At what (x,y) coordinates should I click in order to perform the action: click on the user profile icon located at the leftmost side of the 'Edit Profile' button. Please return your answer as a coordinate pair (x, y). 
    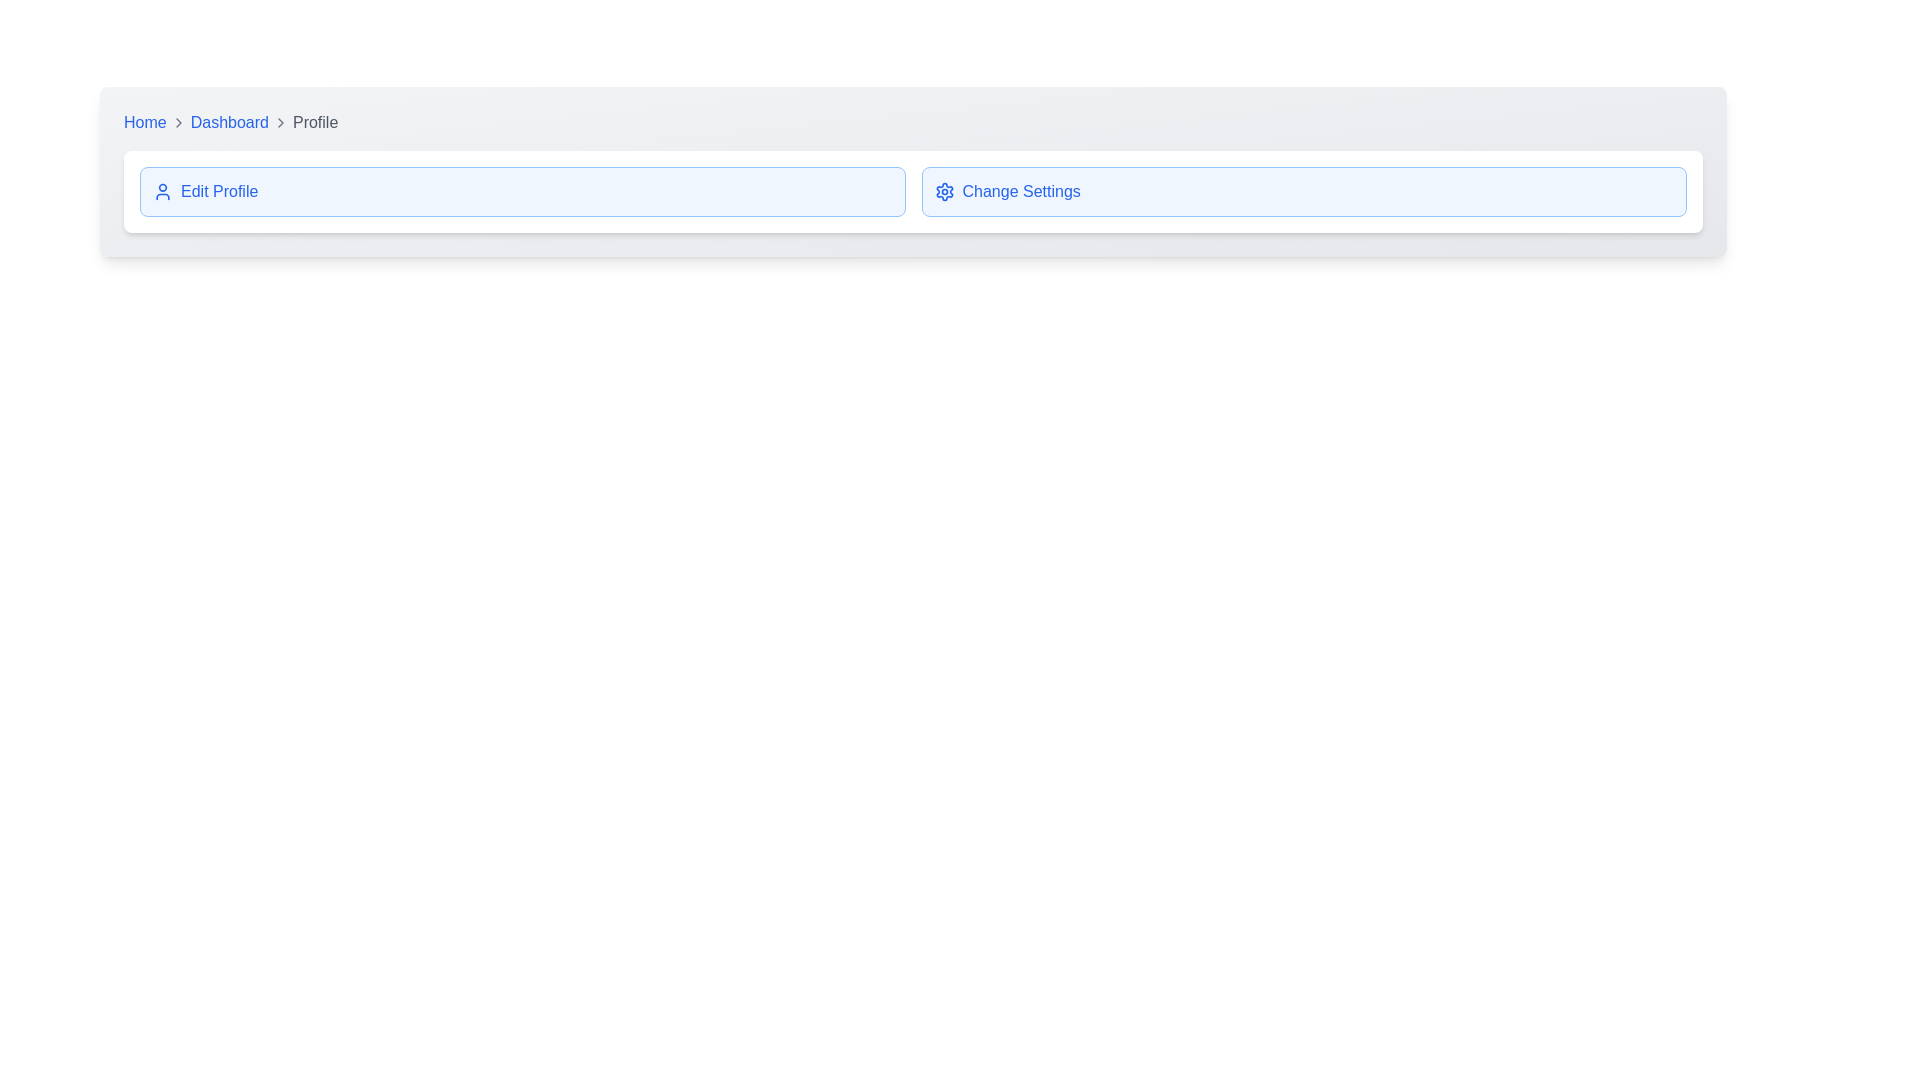
    Looking at the image, I should click on (163, 192).